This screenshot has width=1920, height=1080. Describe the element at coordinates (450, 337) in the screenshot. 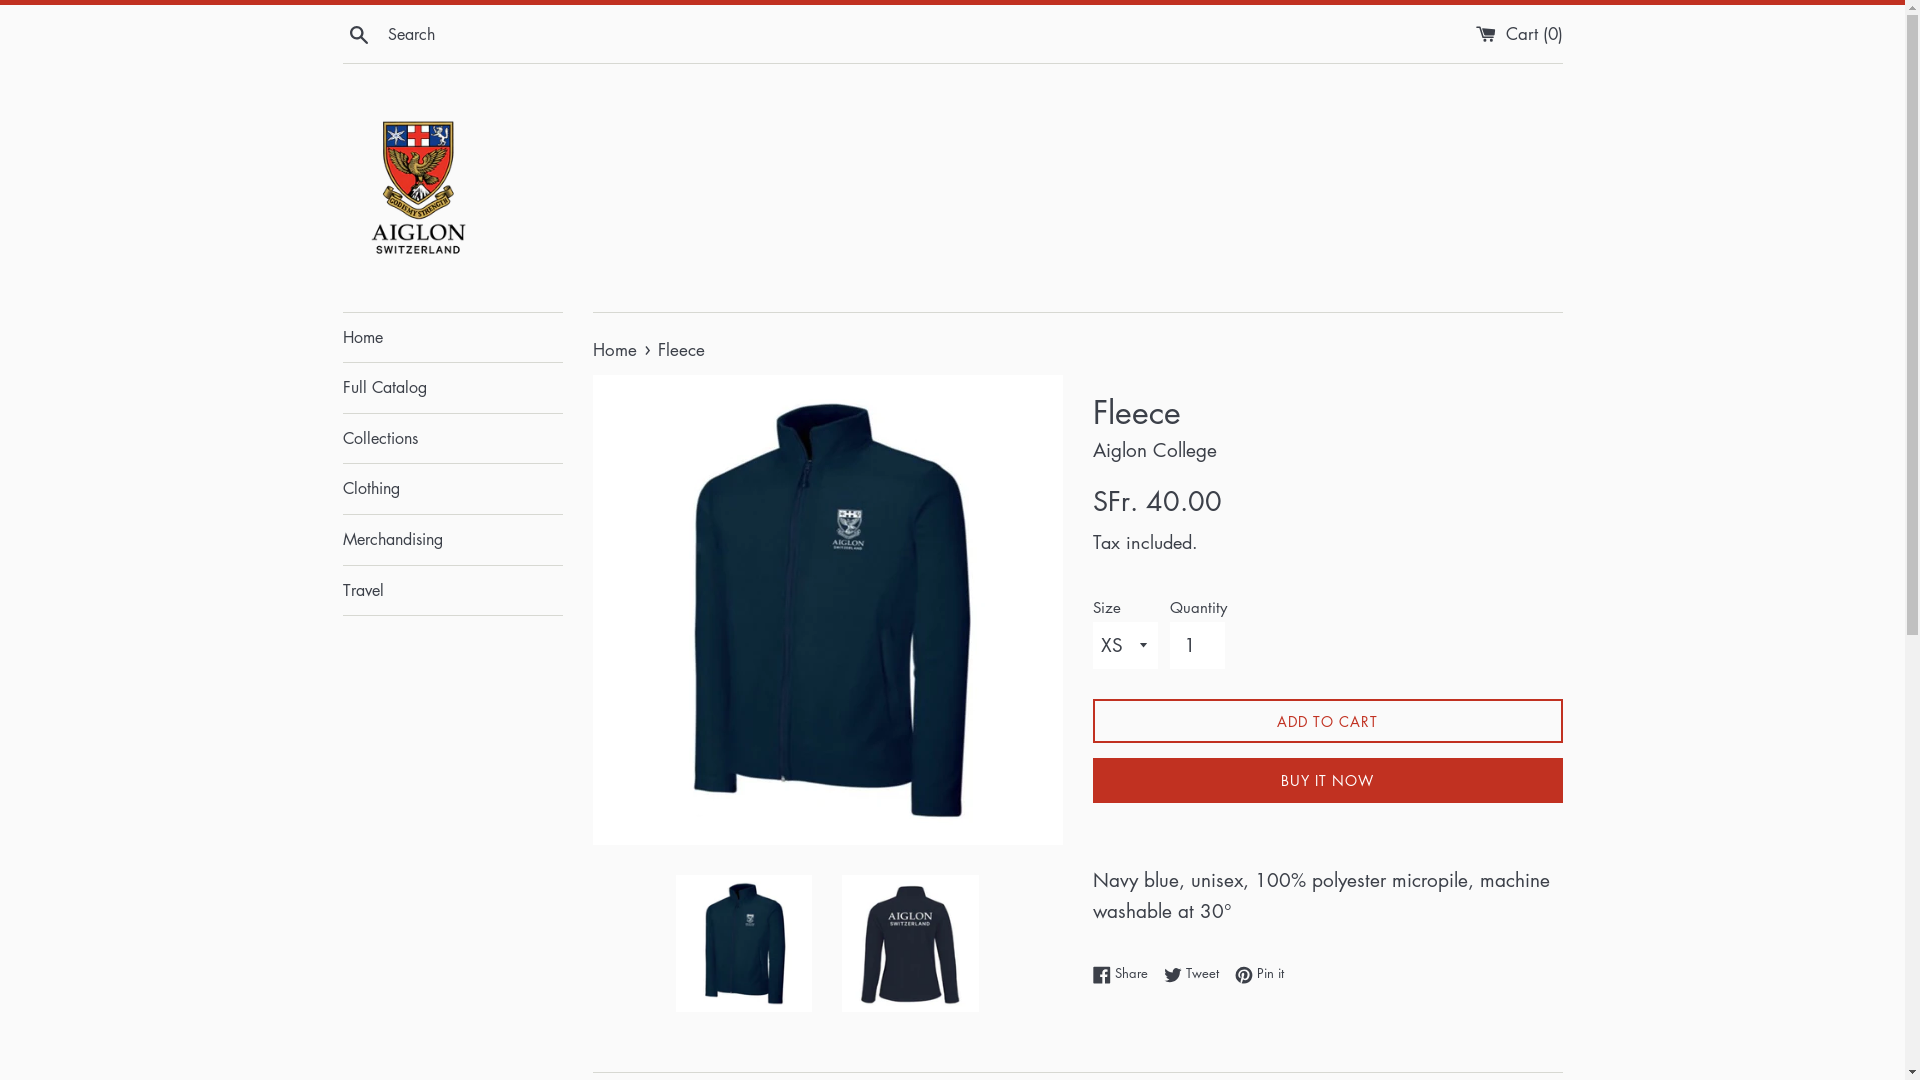

I see `'Home'` at that location.